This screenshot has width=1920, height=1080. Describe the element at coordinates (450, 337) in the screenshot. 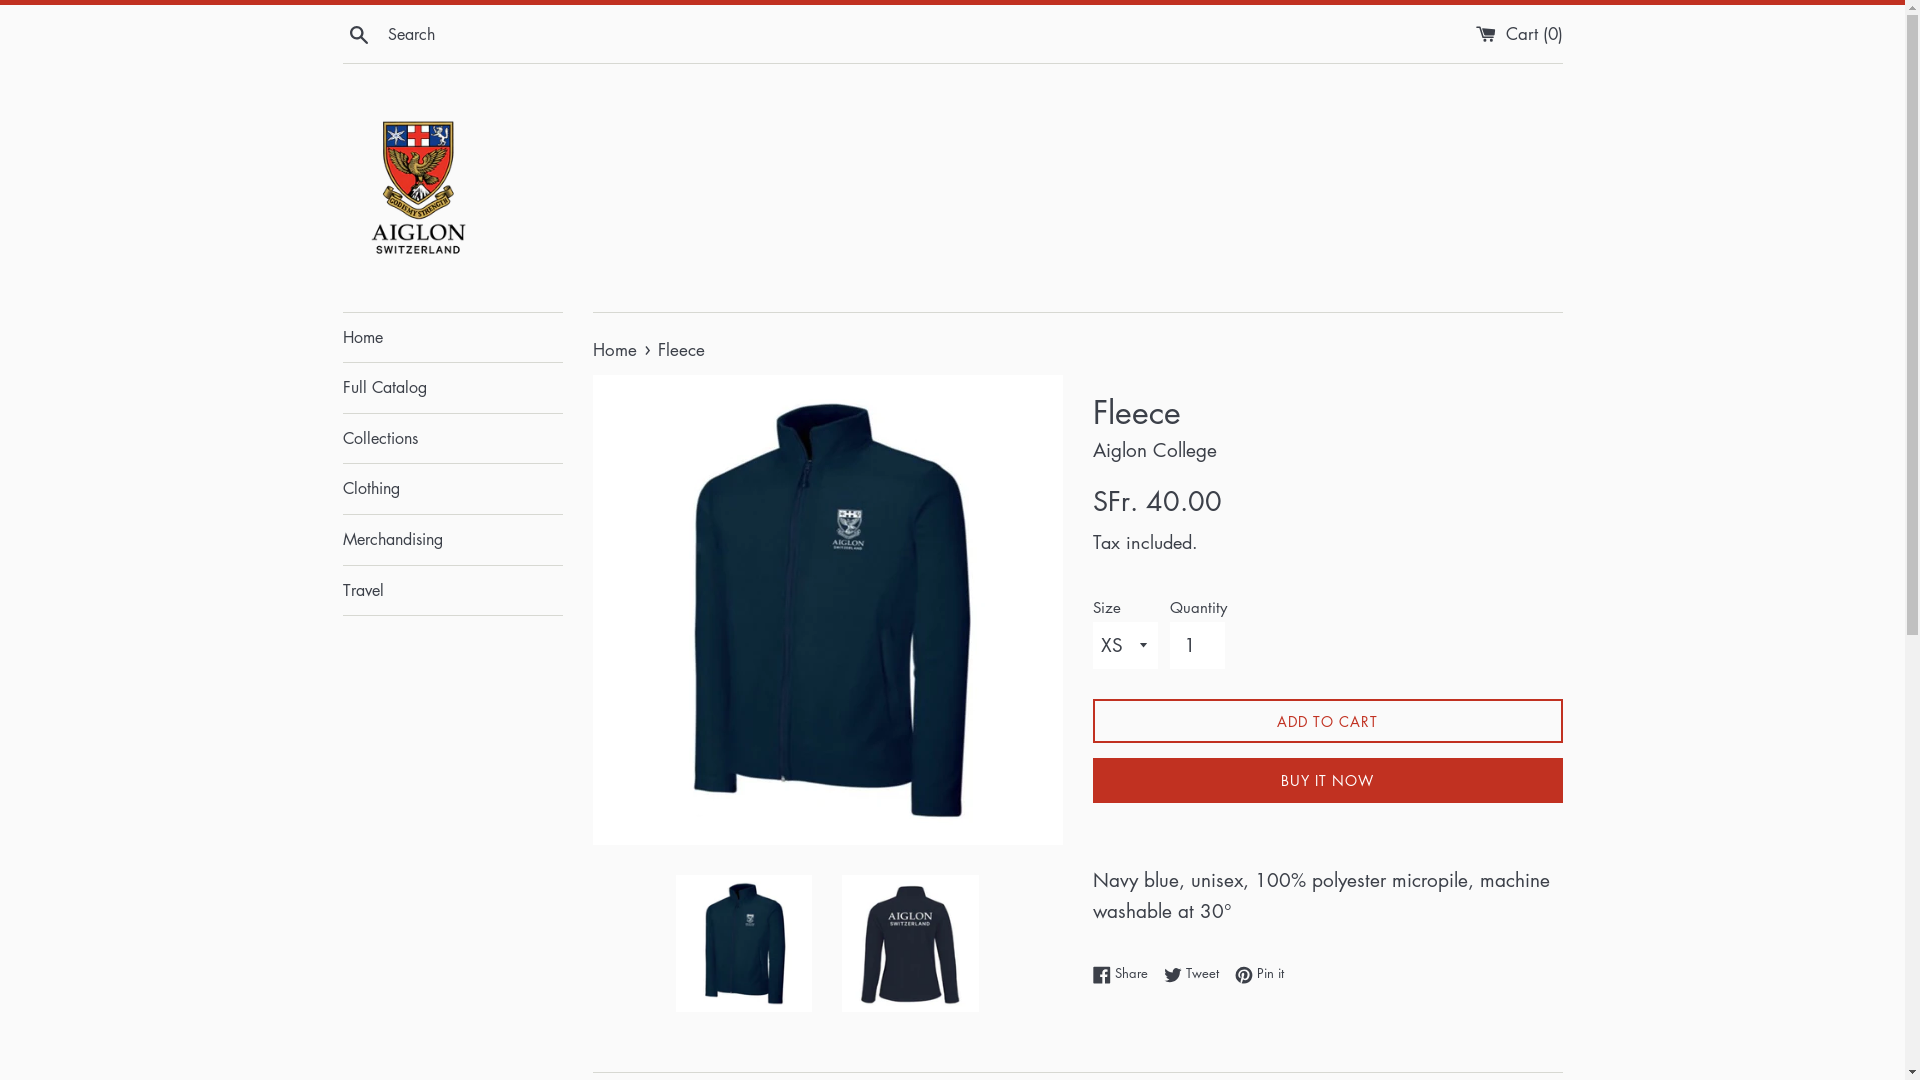

I see `'Home'` at that location.